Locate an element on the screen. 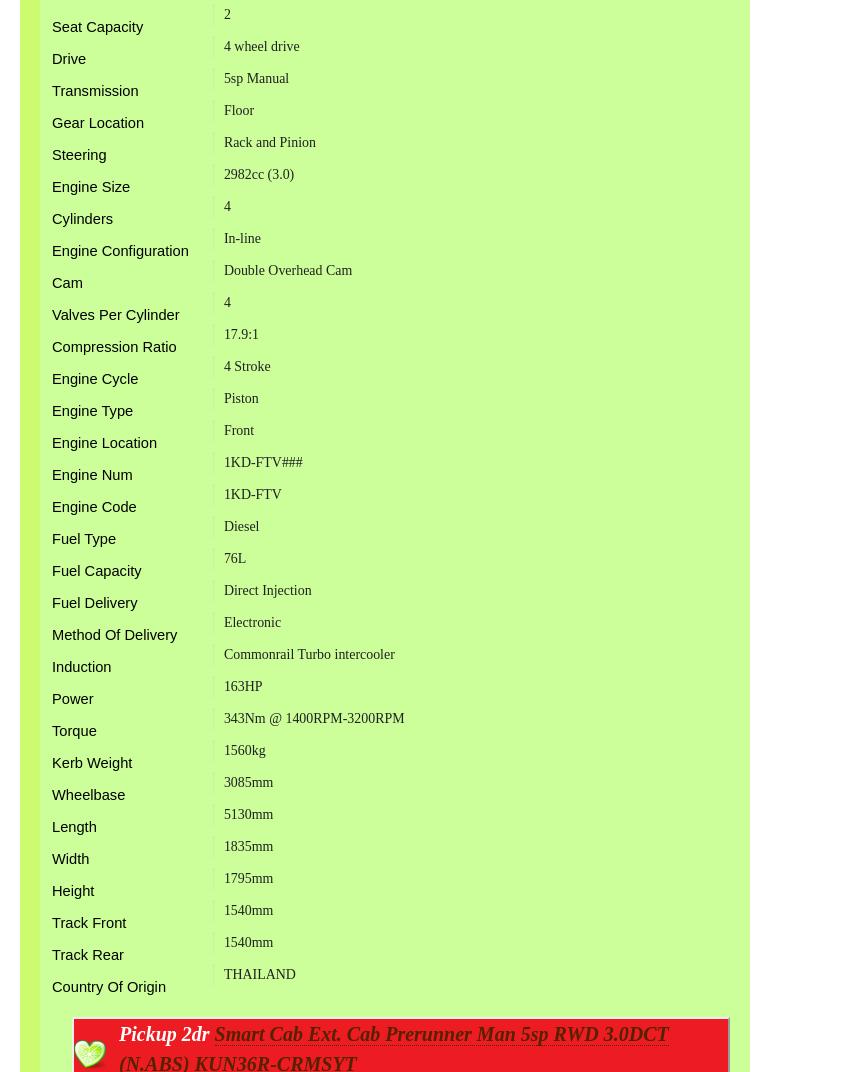 The height and width of the screenshot is (1072, 845). 'Engine Location' is located at coordinates (104, 440).